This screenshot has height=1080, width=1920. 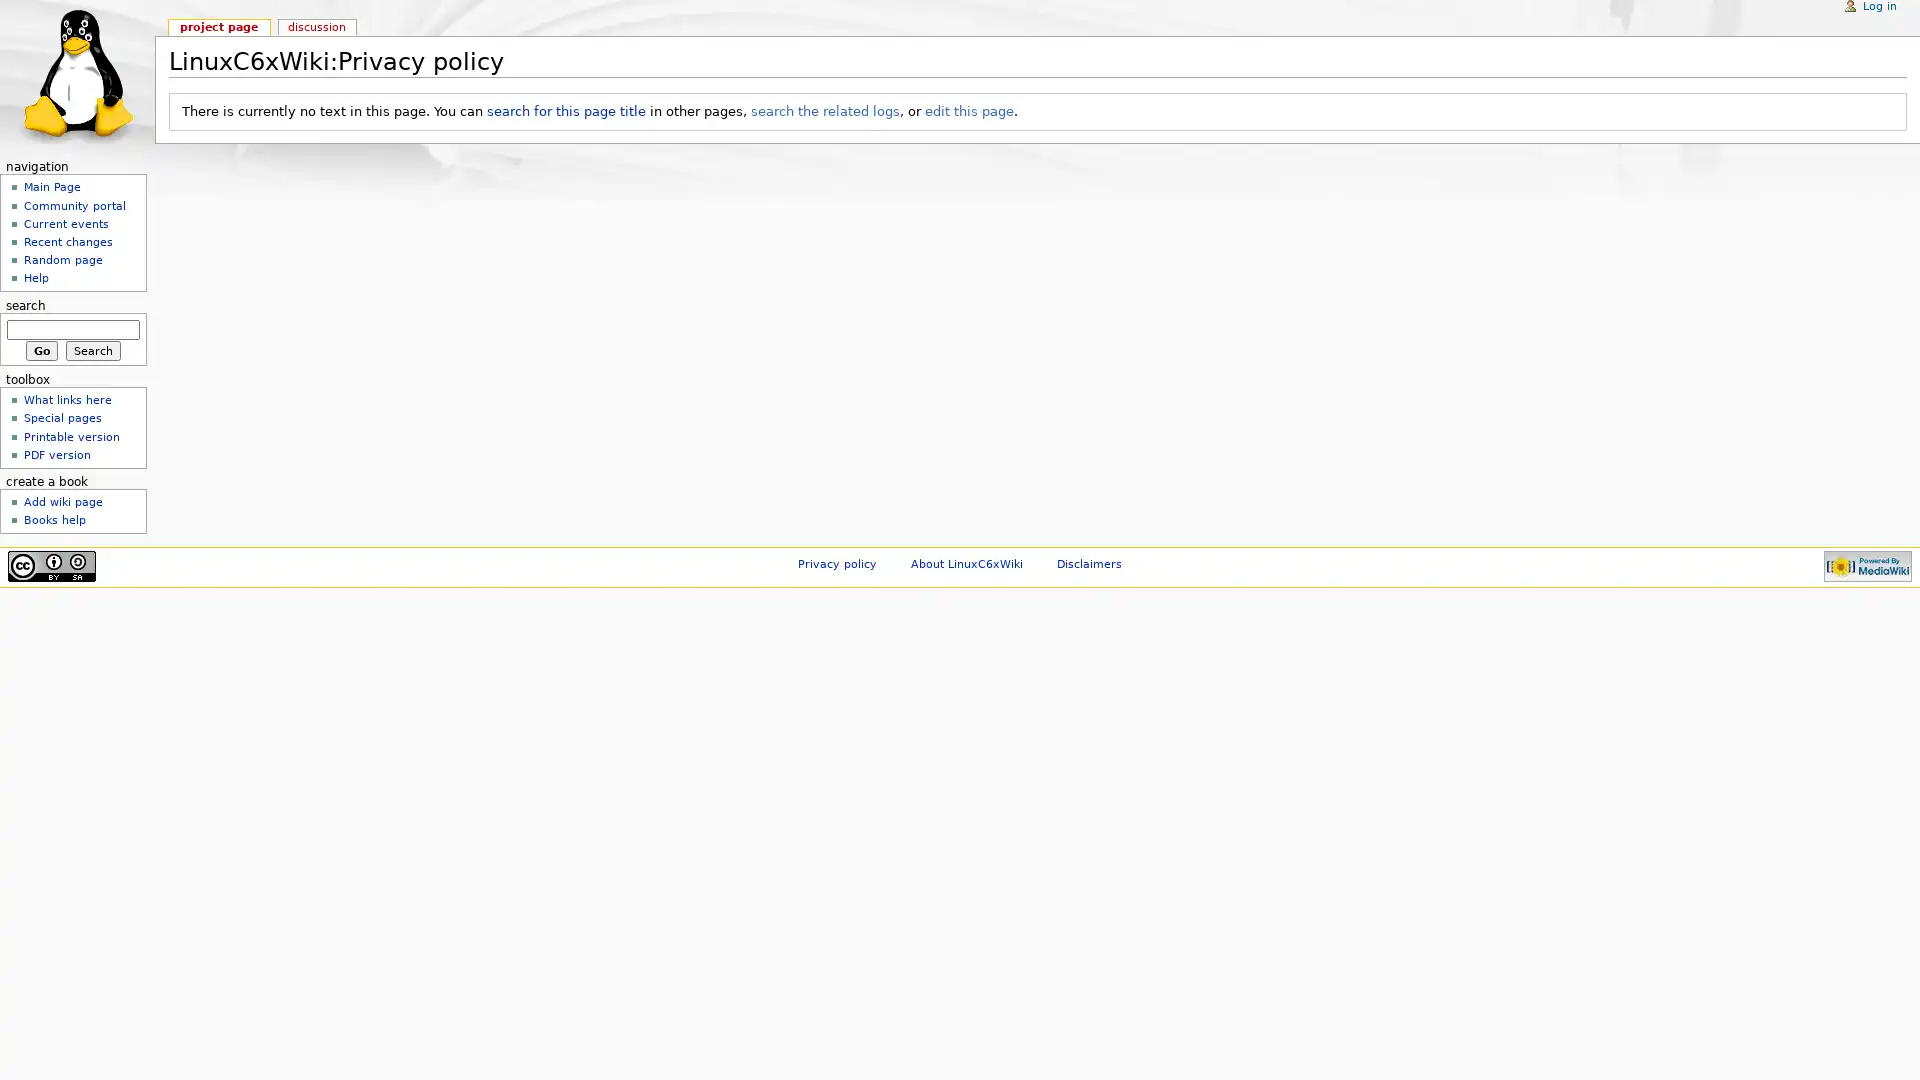 What do you see at coordinates (92, 349) in the screenshot?
I see `Search` at bounding box center [92, 349].